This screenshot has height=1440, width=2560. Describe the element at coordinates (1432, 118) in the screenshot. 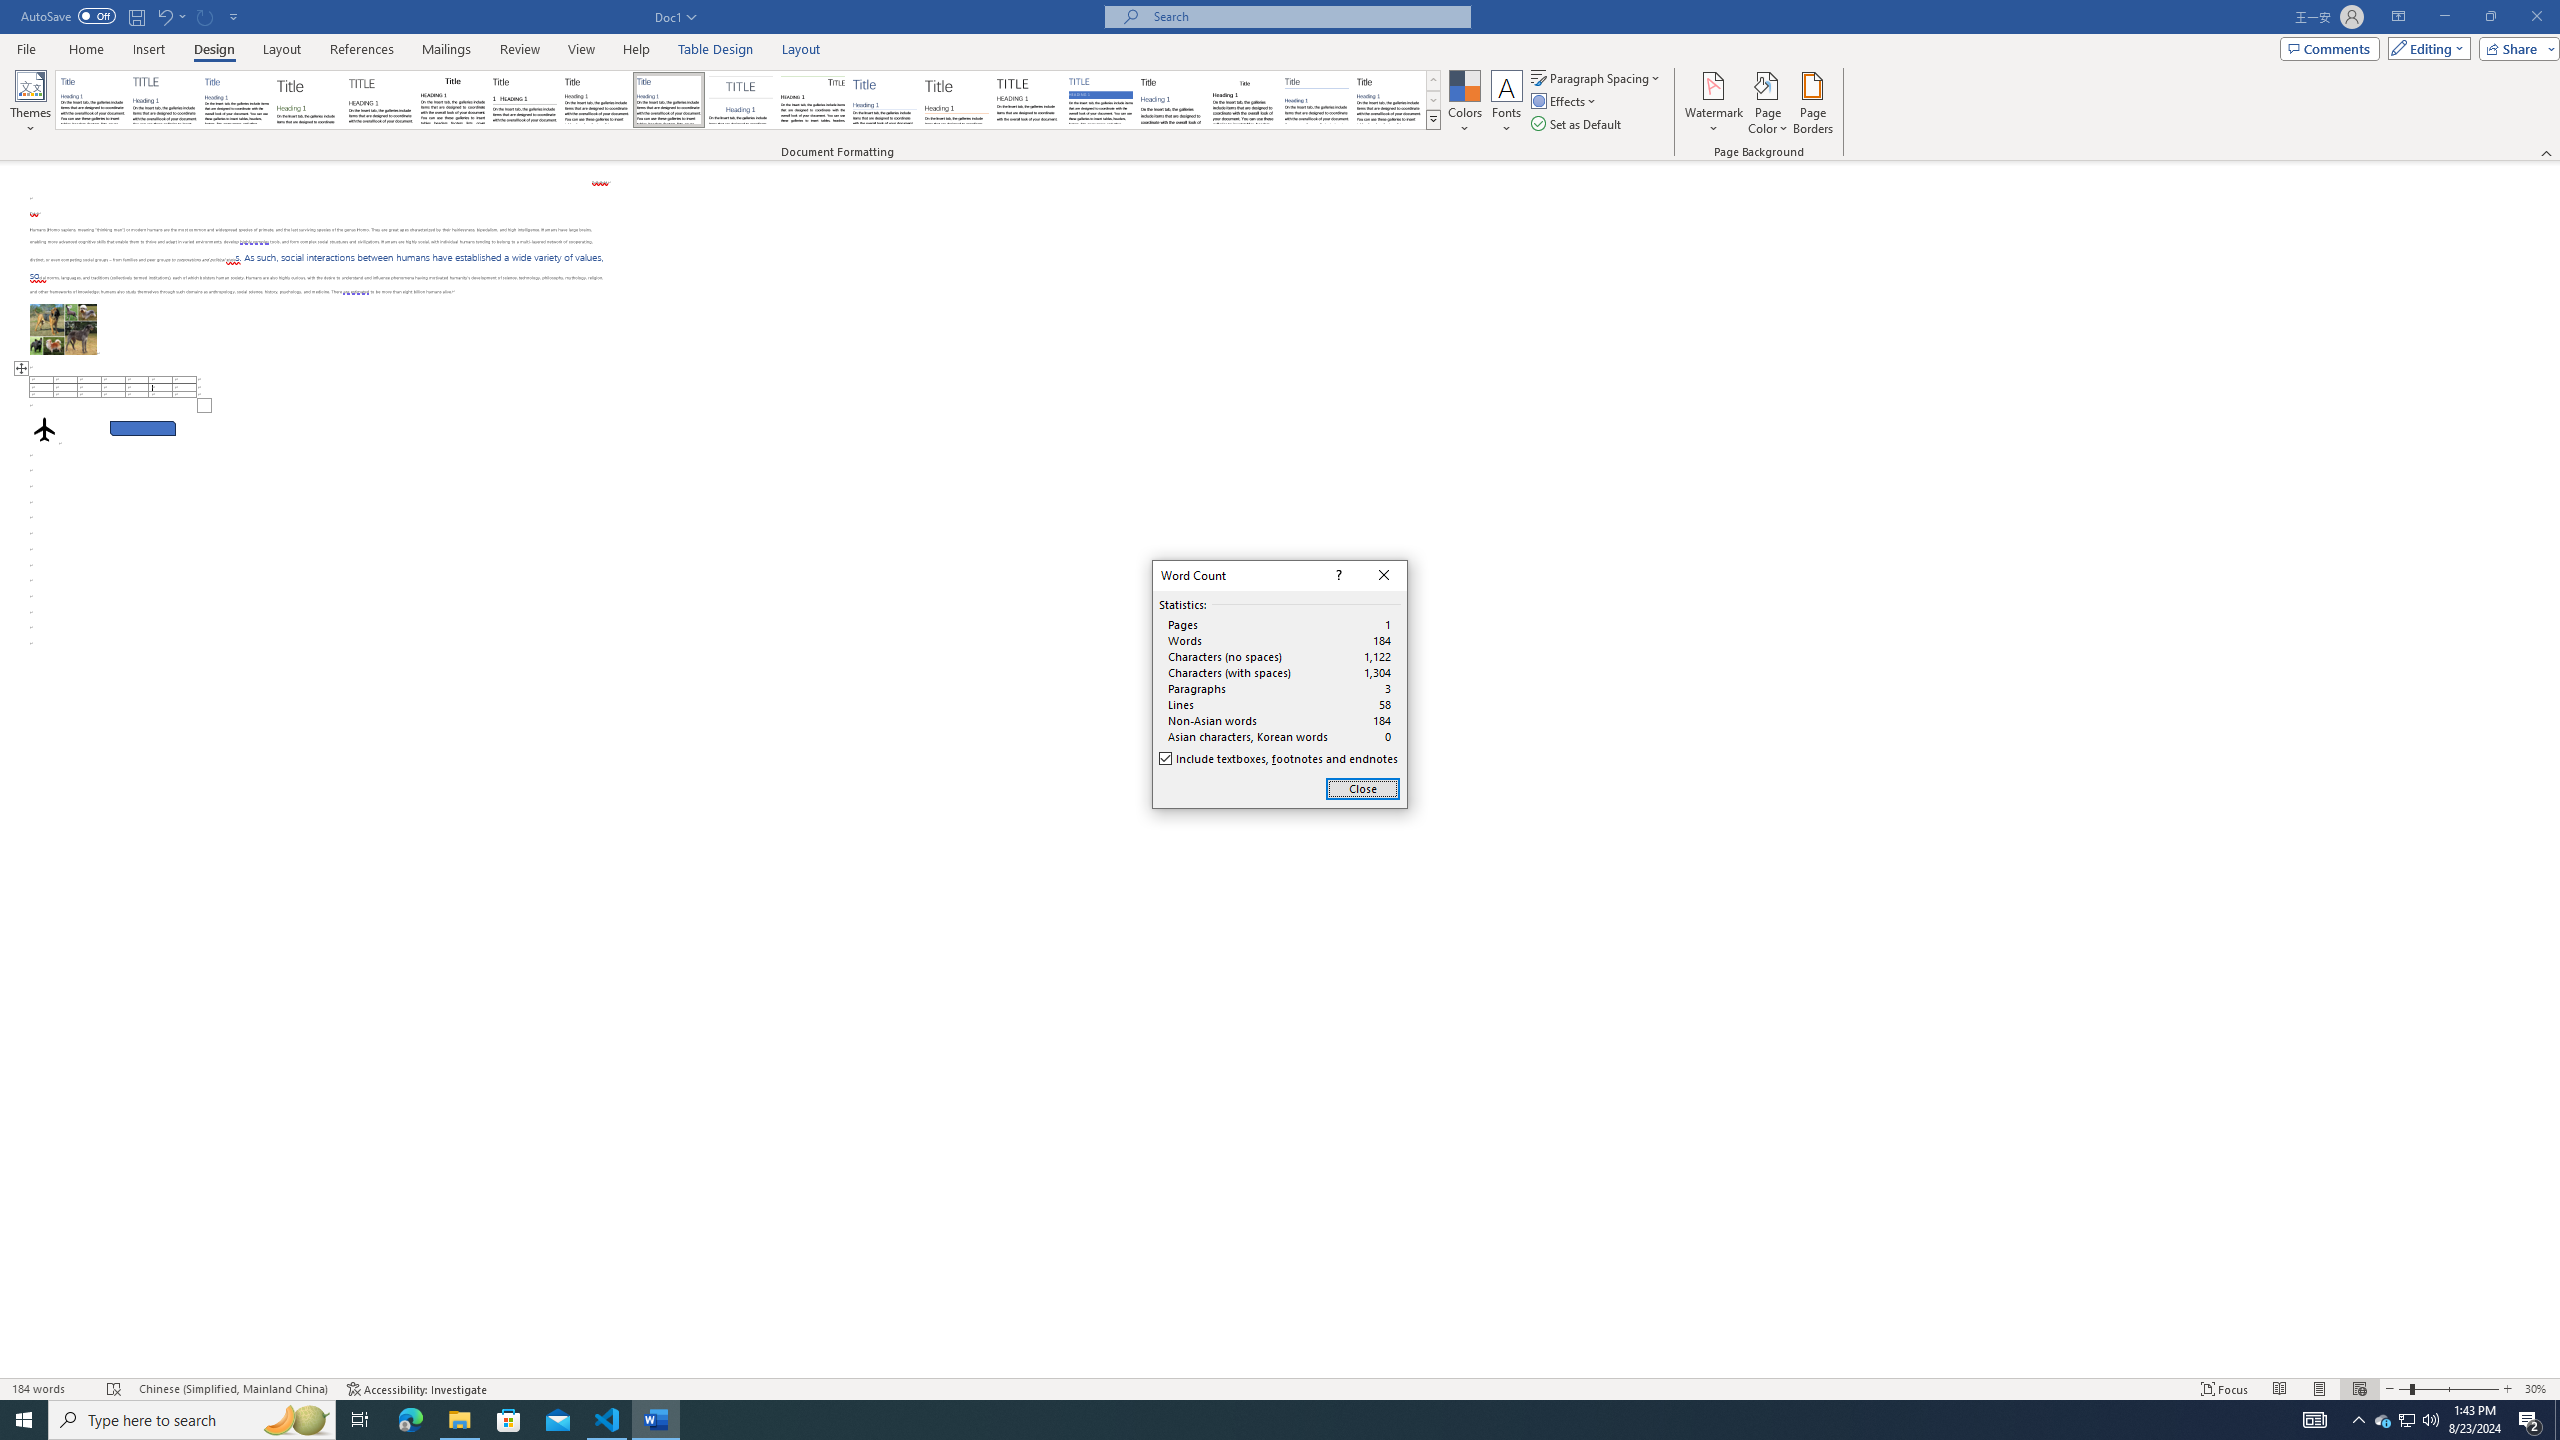

I see `'Style Set'` at that location.